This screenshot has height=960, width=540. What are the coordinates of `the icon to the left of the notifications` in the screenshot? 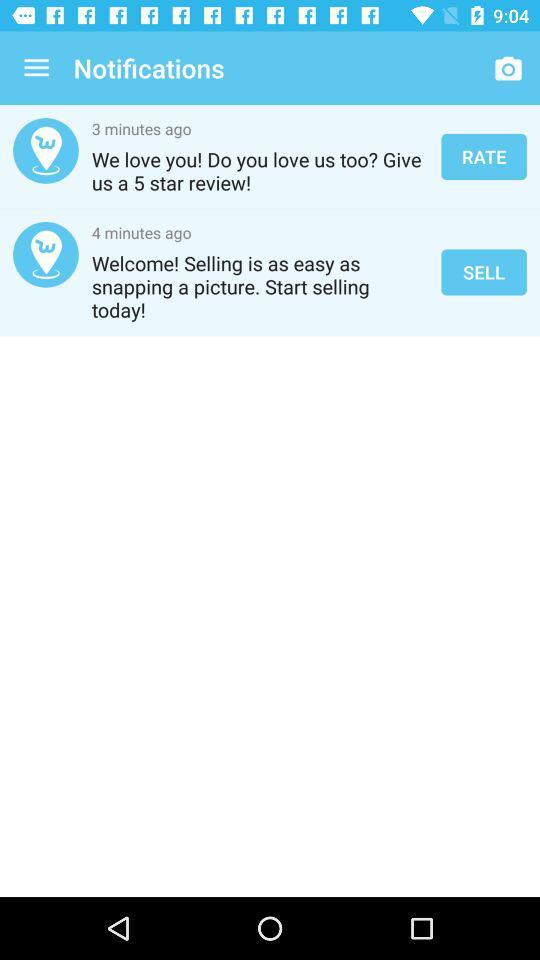 It's located at (36, 68).